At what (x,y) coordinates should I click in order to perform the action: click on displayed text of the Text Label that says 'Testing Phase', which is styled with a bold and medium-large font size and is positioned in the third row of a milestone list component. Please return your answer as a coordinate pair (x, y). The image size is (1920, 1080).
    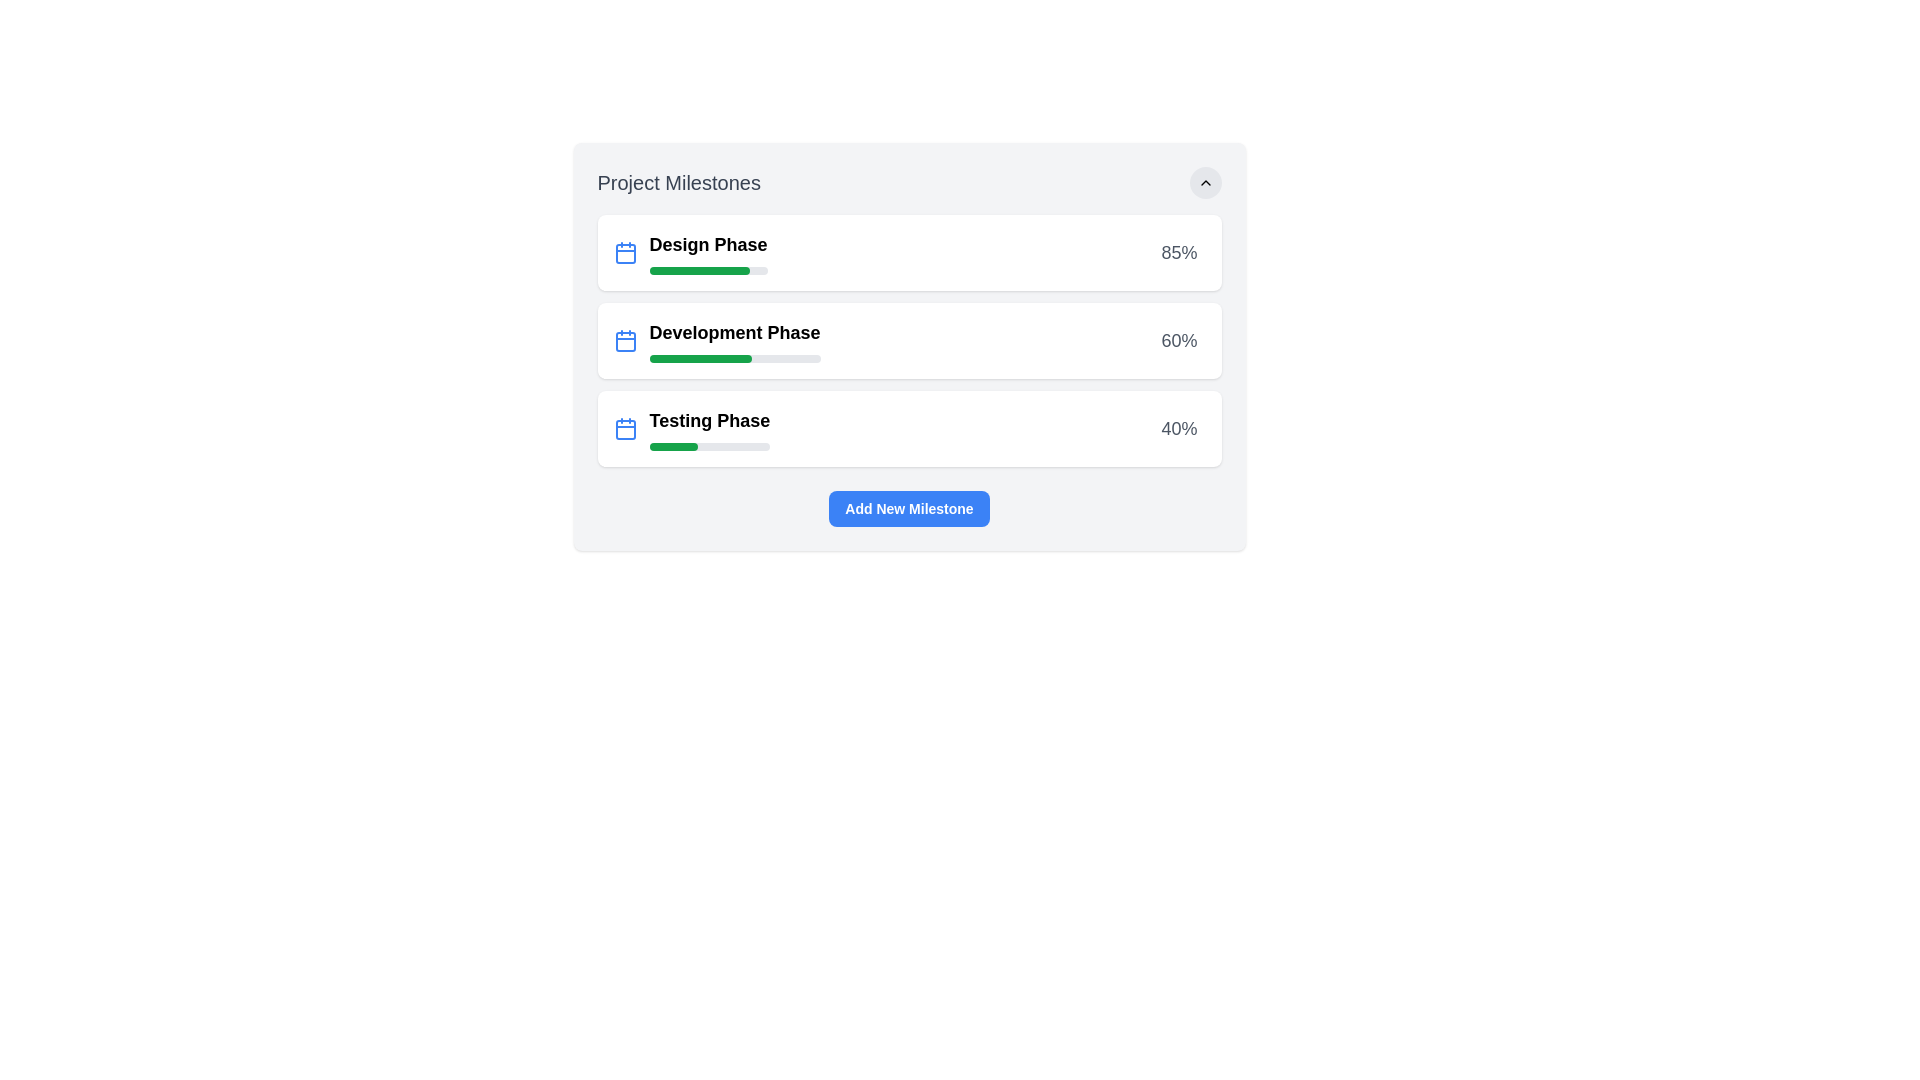
    Looking at the image, I should click on (709, 419).